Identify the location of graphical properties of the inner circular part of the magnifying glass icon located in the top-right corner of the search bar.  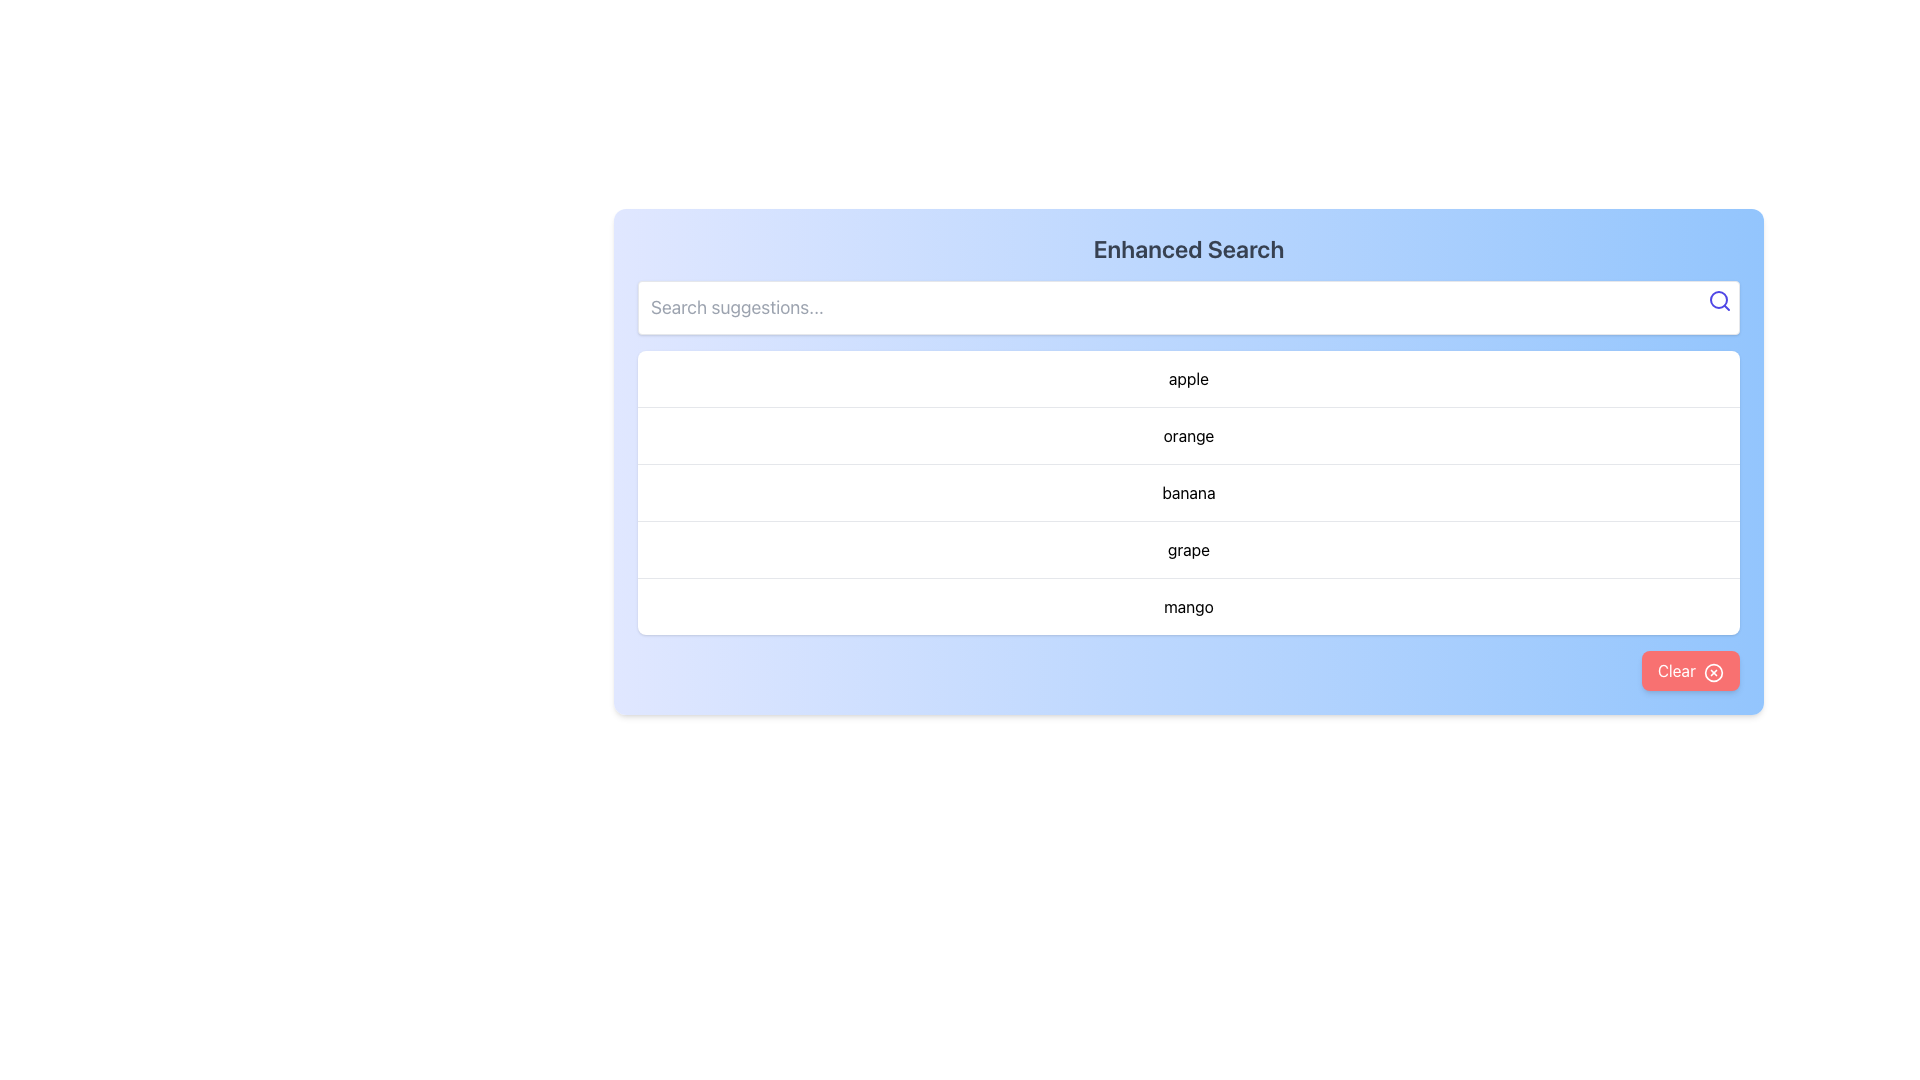
(1717, 300).